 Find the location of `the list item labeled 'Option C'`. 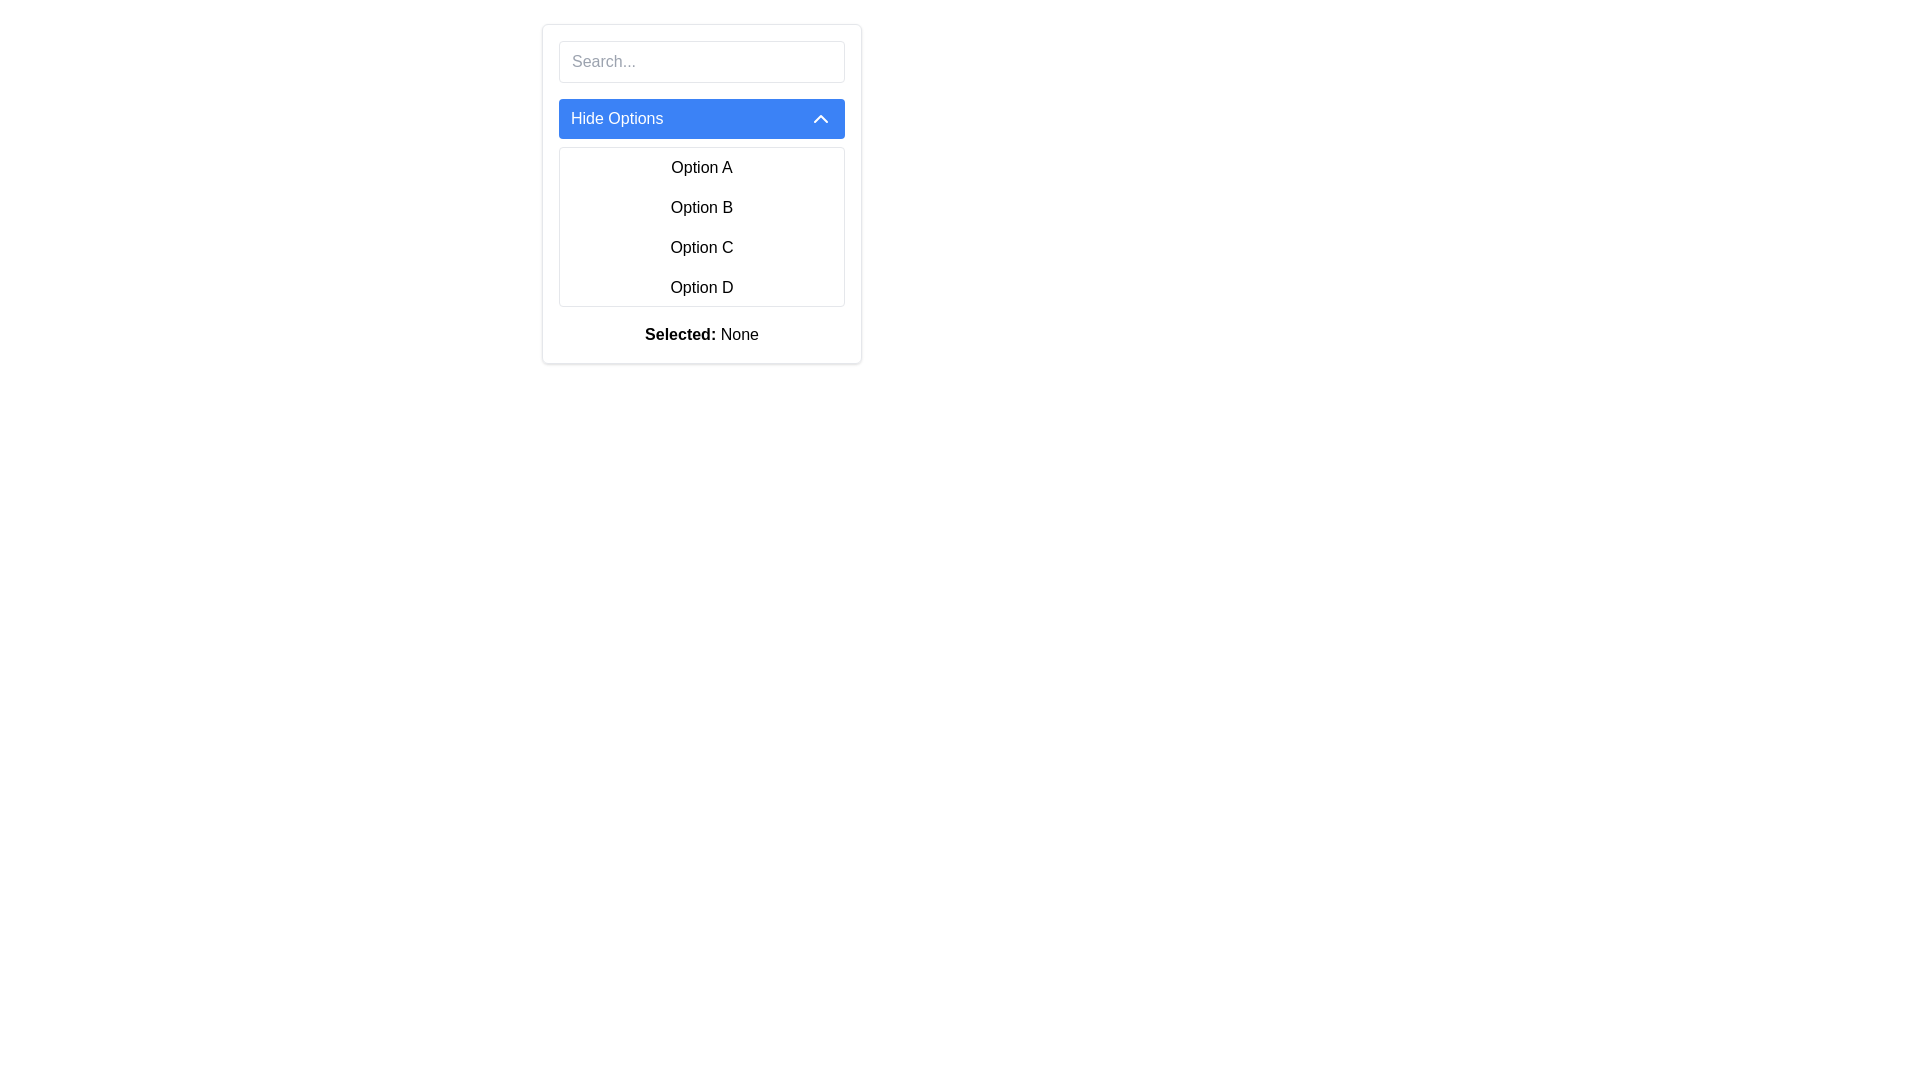

the list item labeled 'Option C' is located at coordinates (701, 246).